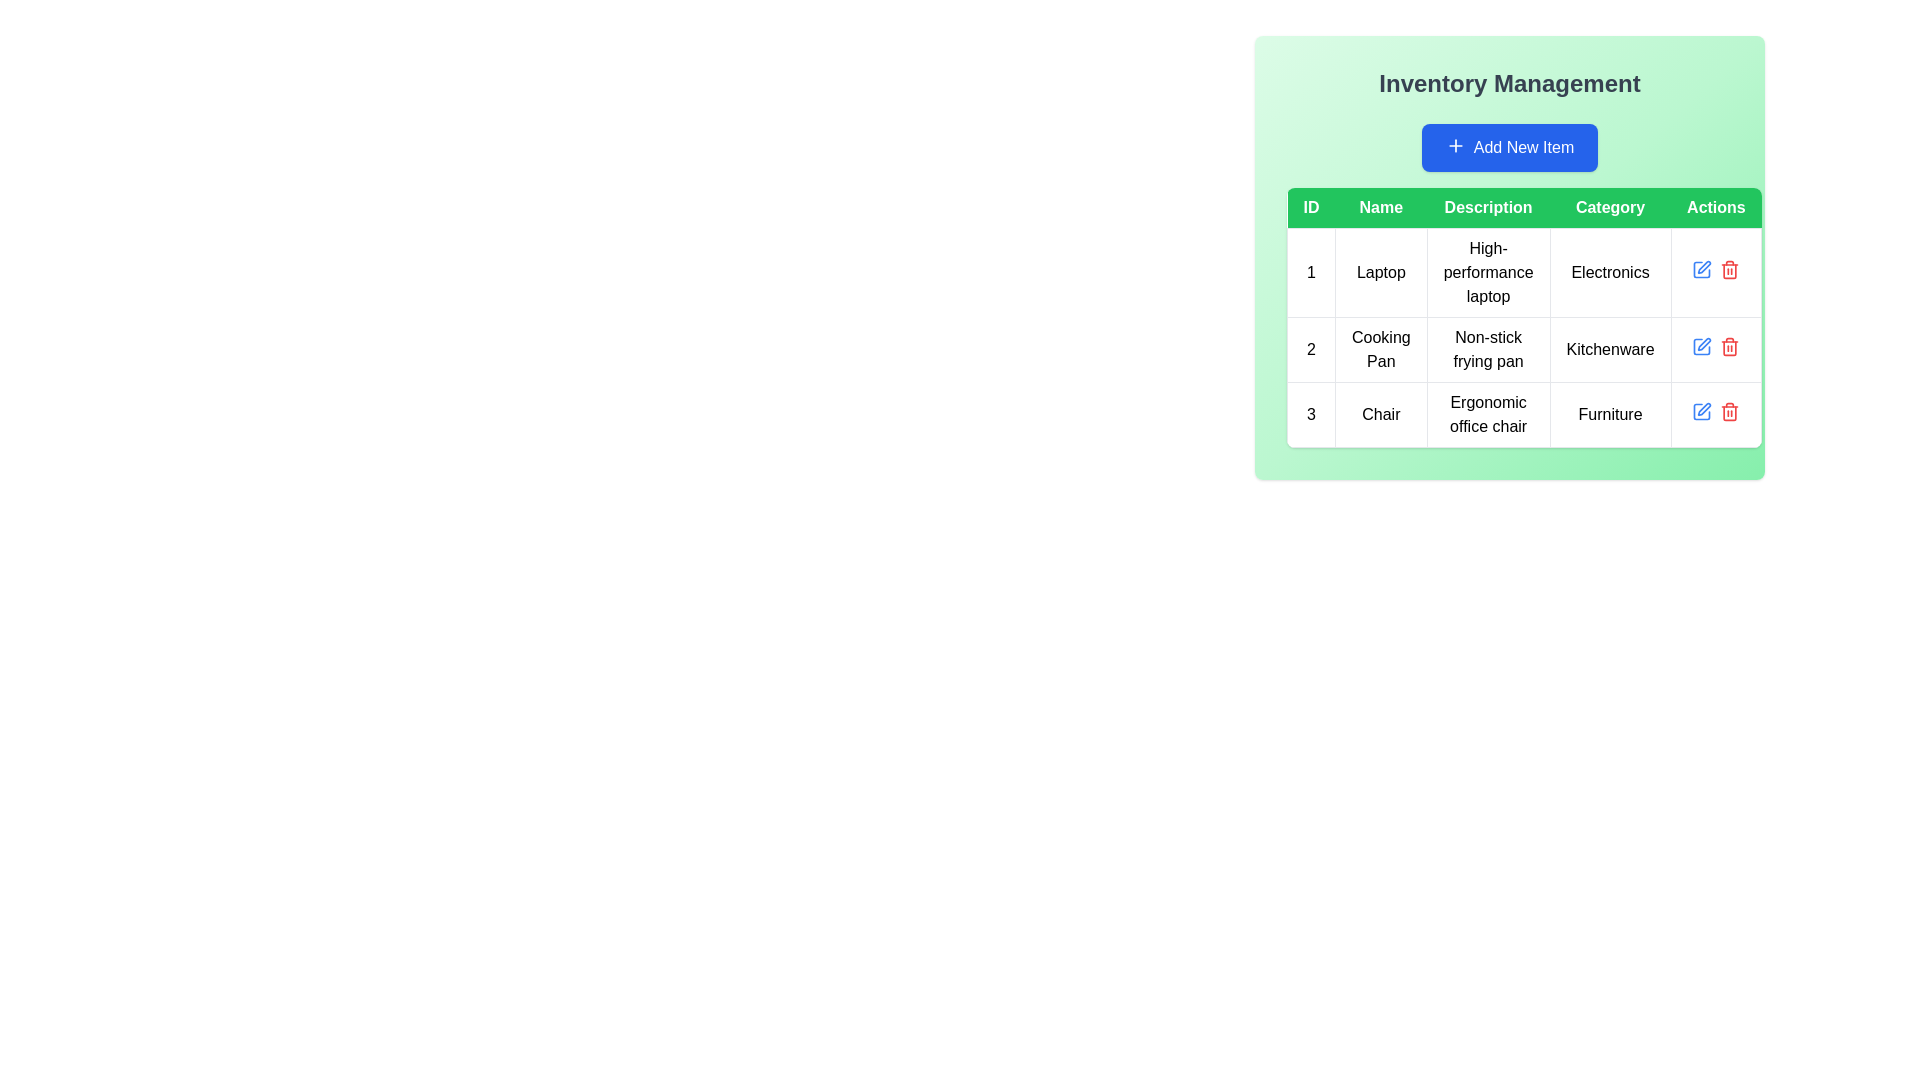 The image size is (1920, 1080). What do you see at coordinates (1488, 208) in the screenshot?
I see `the text label that serves as a header for the table column, indicating descriptions or details about listed items, which is positioned third from the left among its siblings labeled 'ID', 'Name', 'Category', and 'Actions'` at bounding box center [1488, 208].